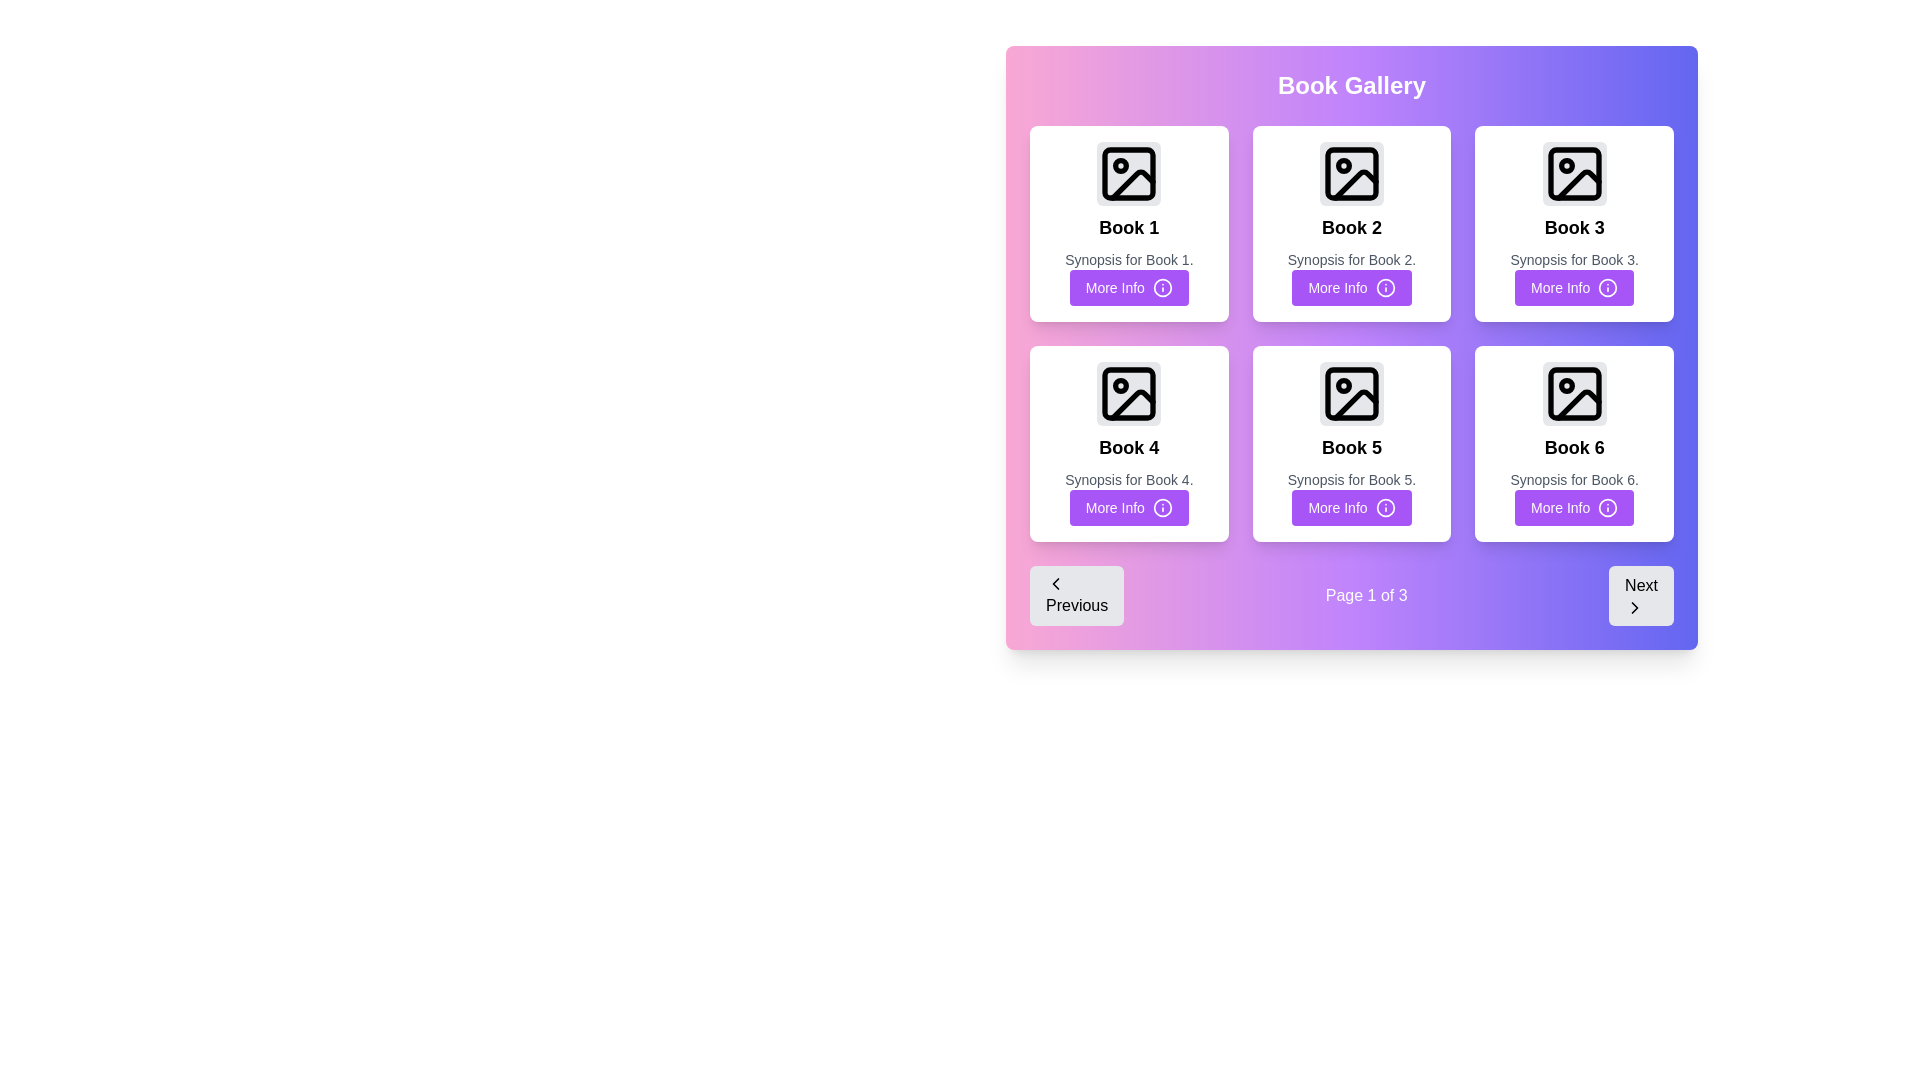  Describe the element at coordinates (1573, 172) in the screenshot. I see `the icon representing the book associated with 'Book 3' in the top-right corner of the 'Book Gallery' section` at that location.